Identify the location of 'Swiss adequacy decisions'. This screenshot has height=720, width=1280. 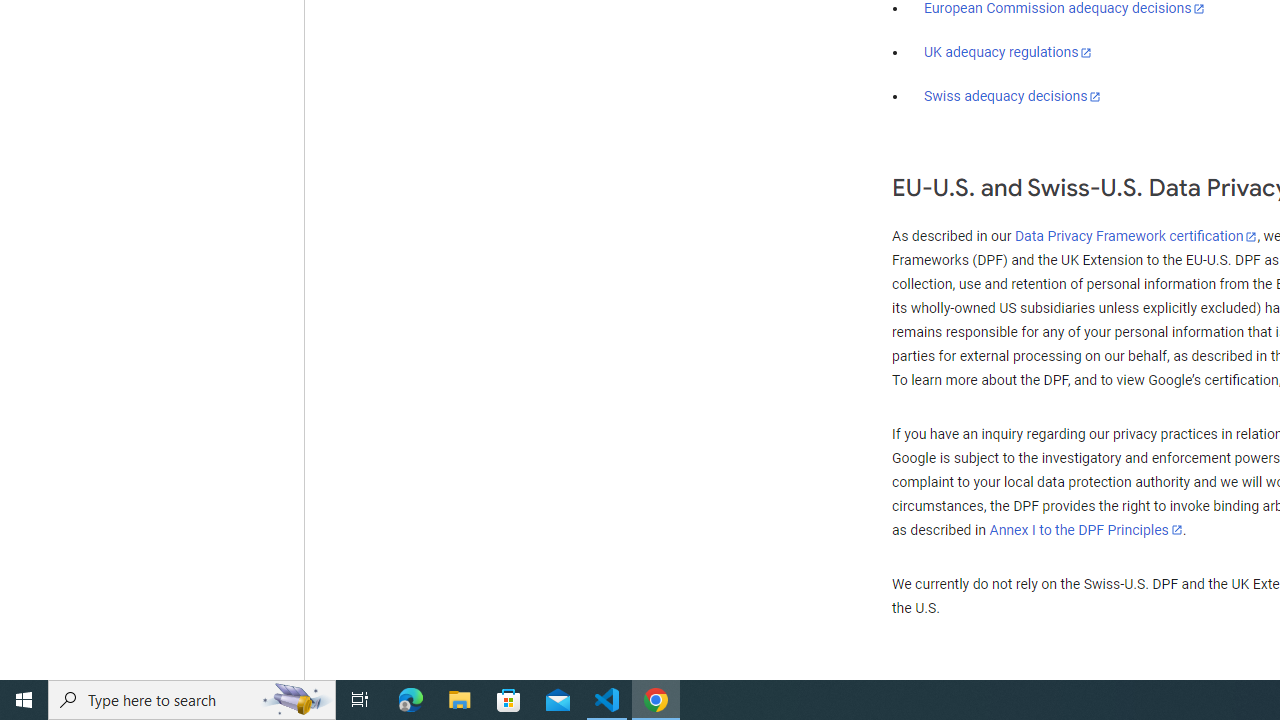
(1013, 96).